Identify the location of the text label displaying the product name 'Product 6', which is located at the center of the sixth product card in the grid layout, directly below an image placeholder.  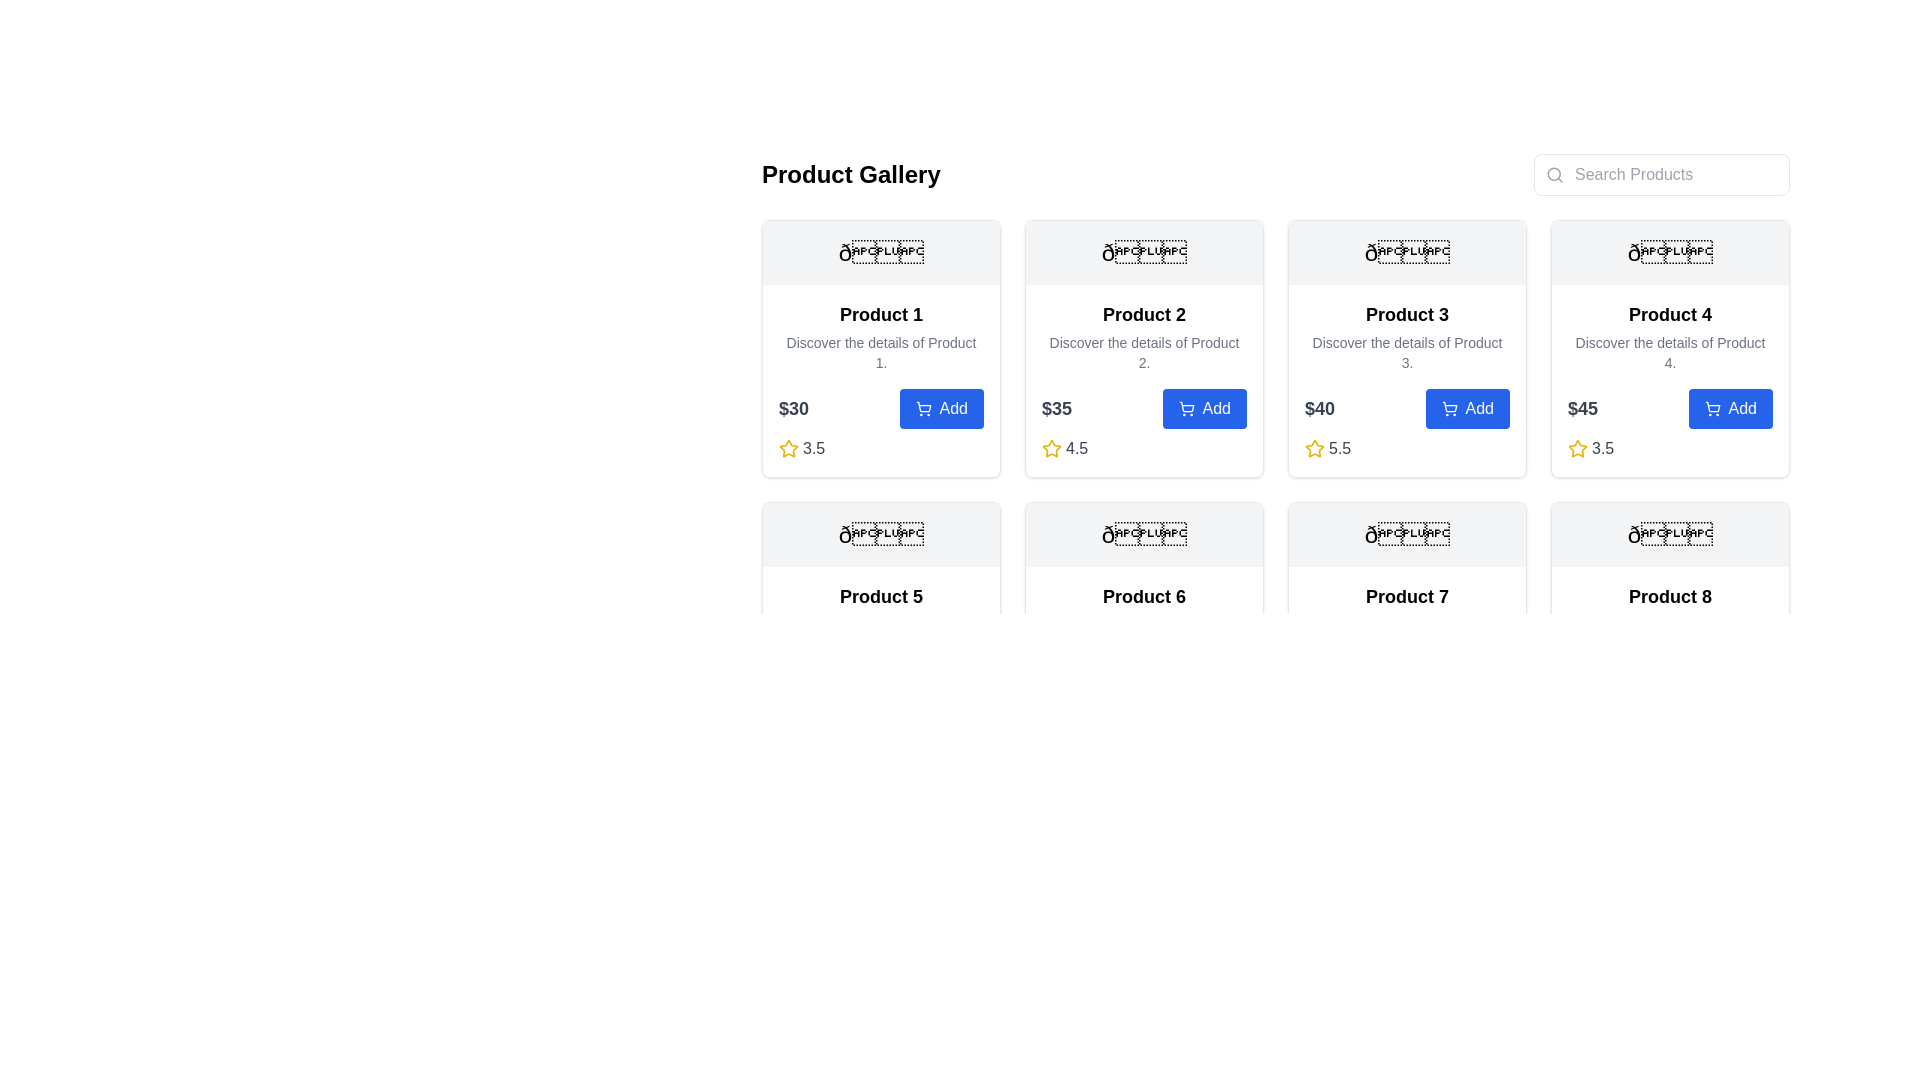
(1144, 596).